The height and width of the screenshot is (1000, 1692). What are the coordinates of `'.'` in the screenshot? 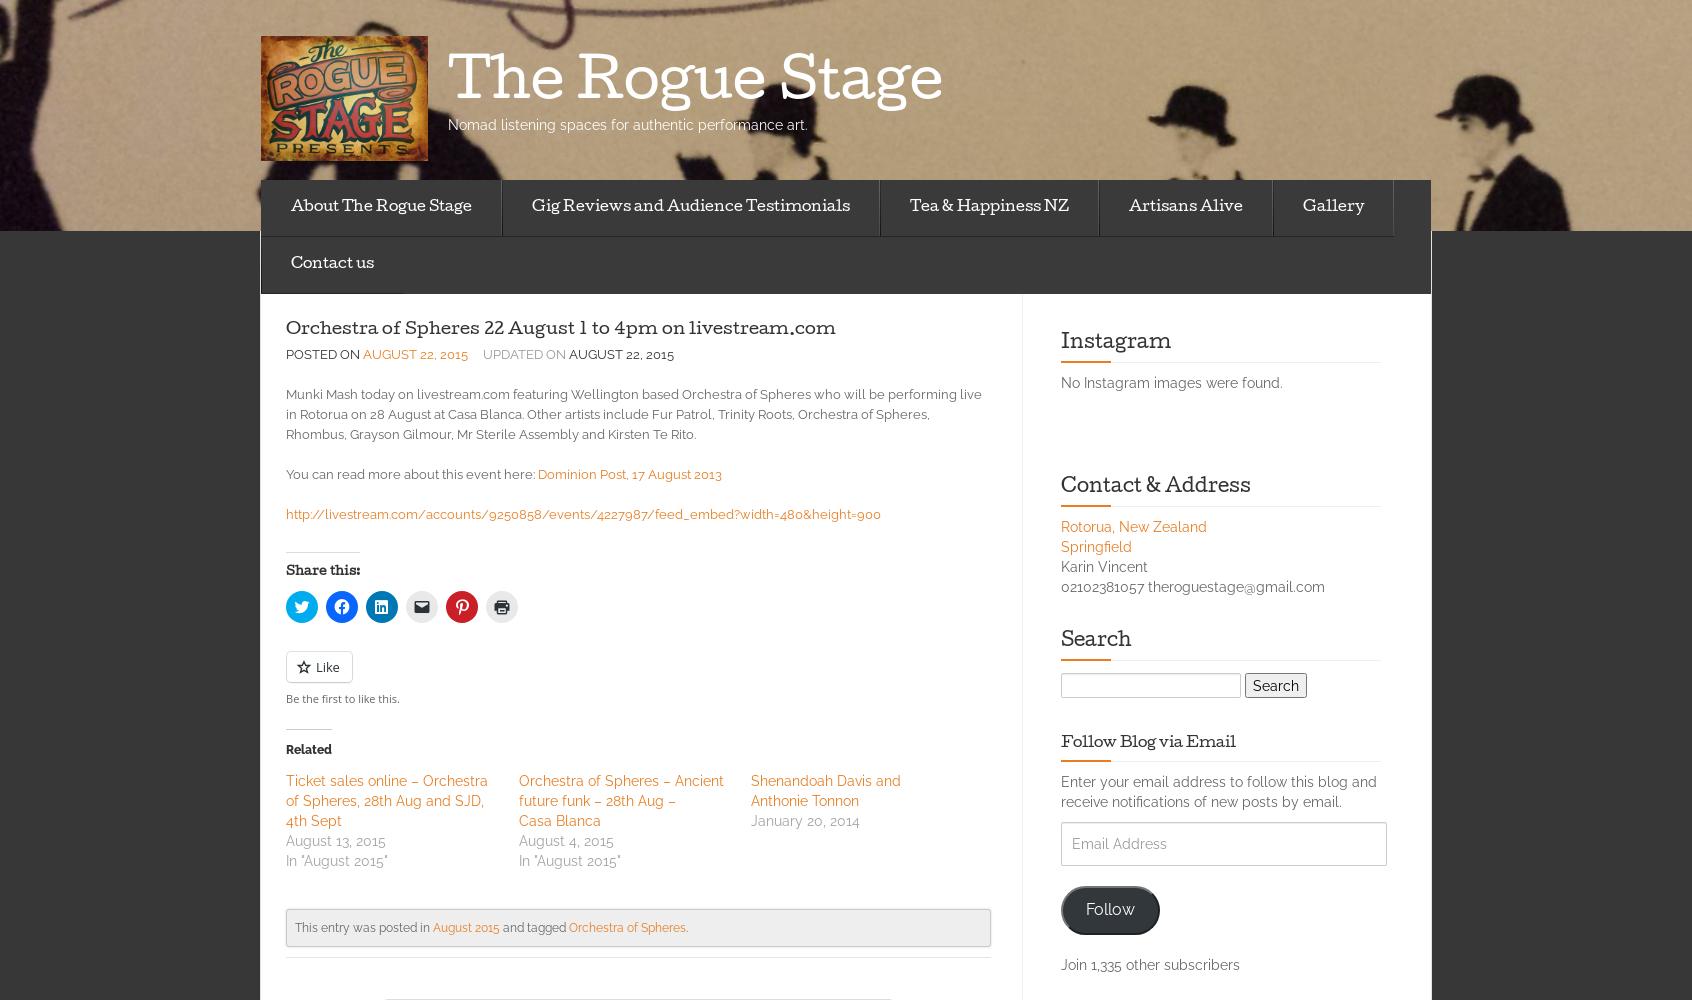 It's located at (686, 927).